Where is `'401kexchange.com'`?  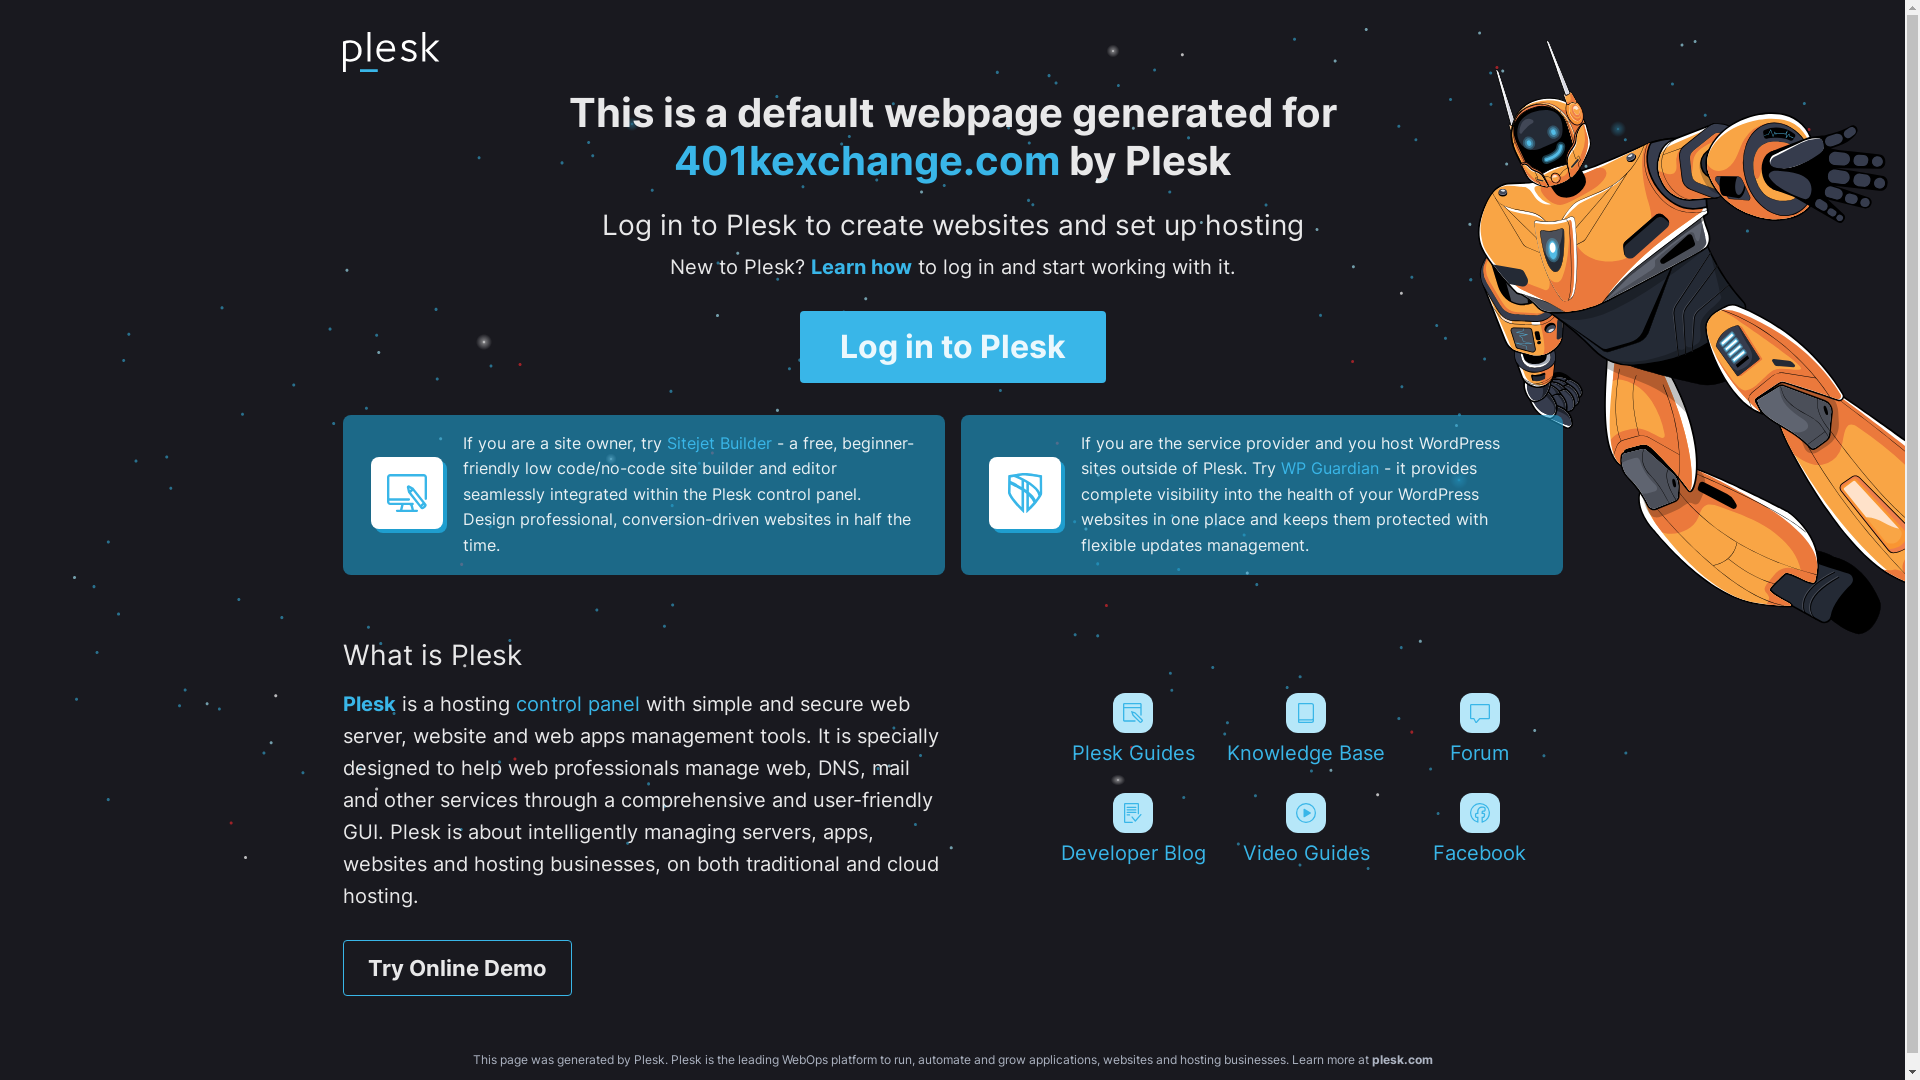
'401kexchange.com' is located at coordinates (867, 159).